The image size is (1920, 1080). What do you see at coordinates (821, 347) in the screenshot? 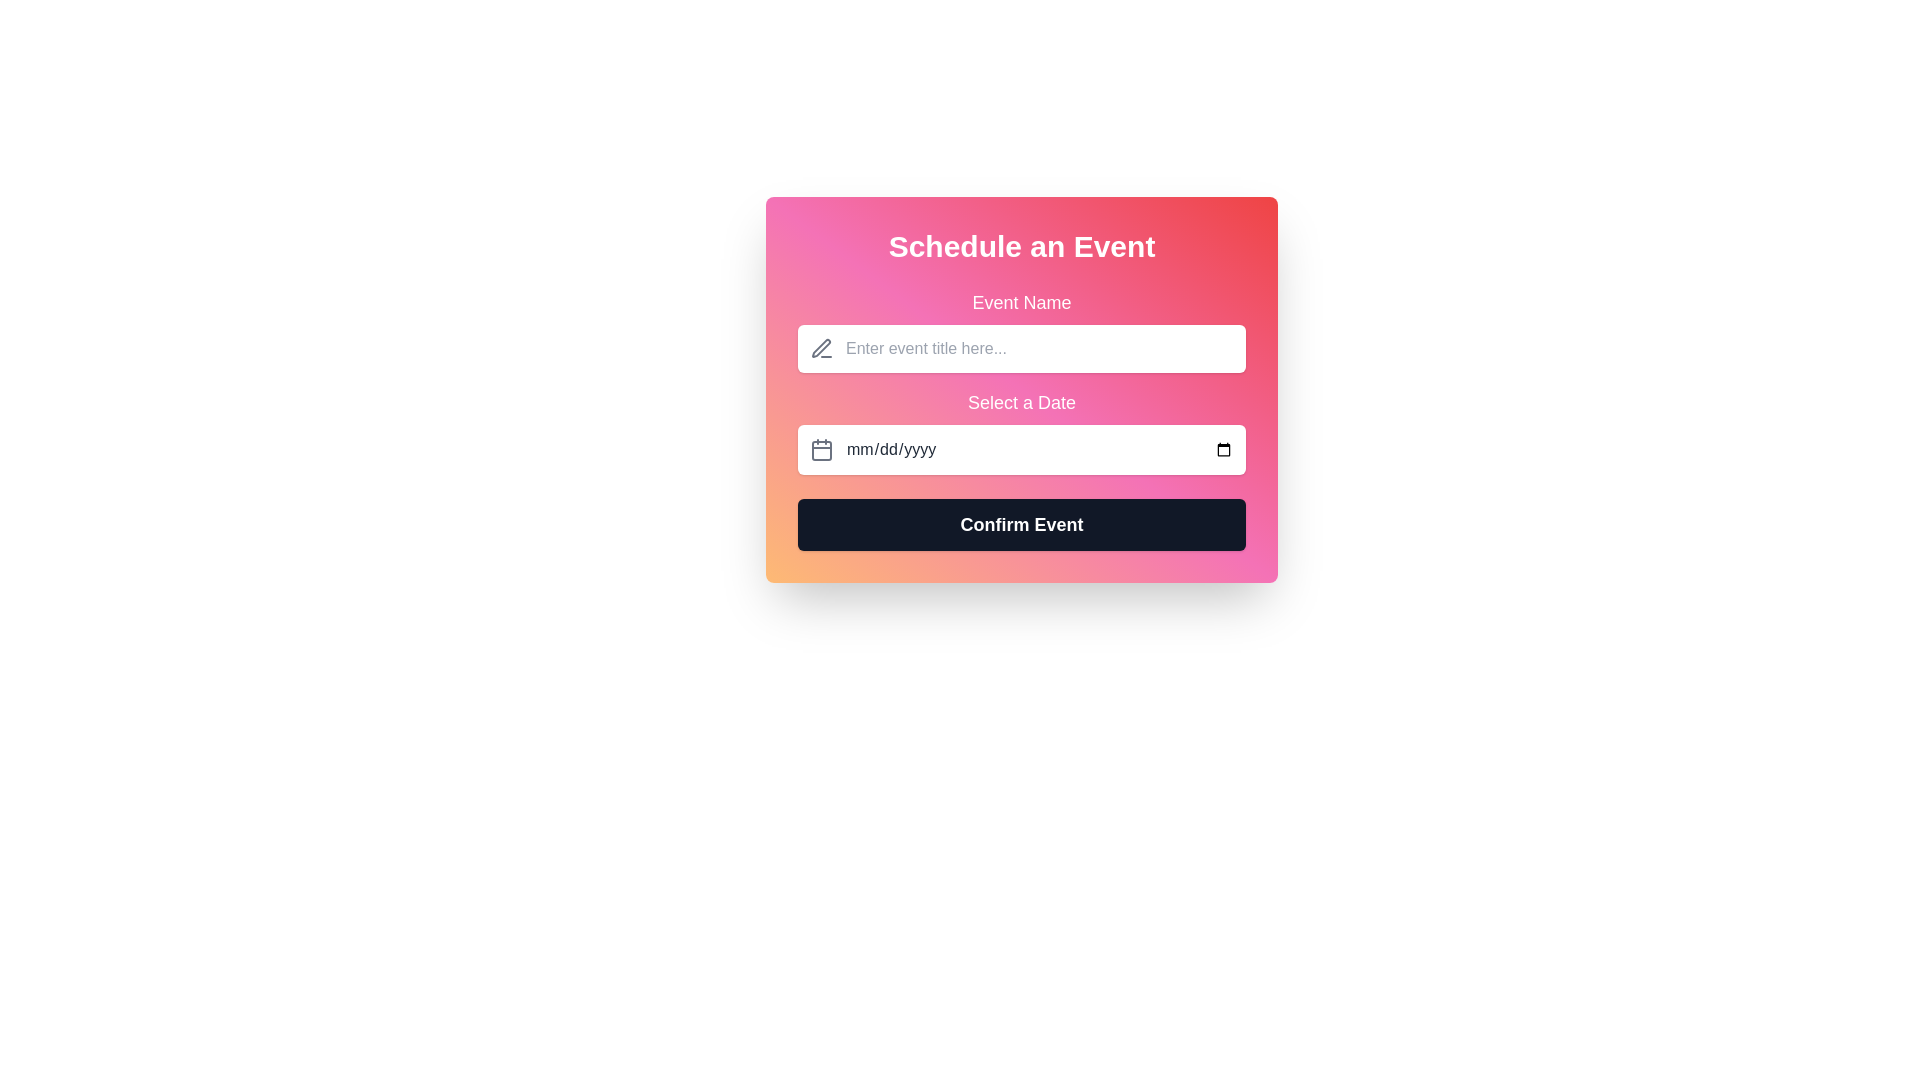
I see `the gray pen-shaped icon located directly to the left of the text input field with the placeholder 'Enter event title here...'` at bounding box center [821, 347].